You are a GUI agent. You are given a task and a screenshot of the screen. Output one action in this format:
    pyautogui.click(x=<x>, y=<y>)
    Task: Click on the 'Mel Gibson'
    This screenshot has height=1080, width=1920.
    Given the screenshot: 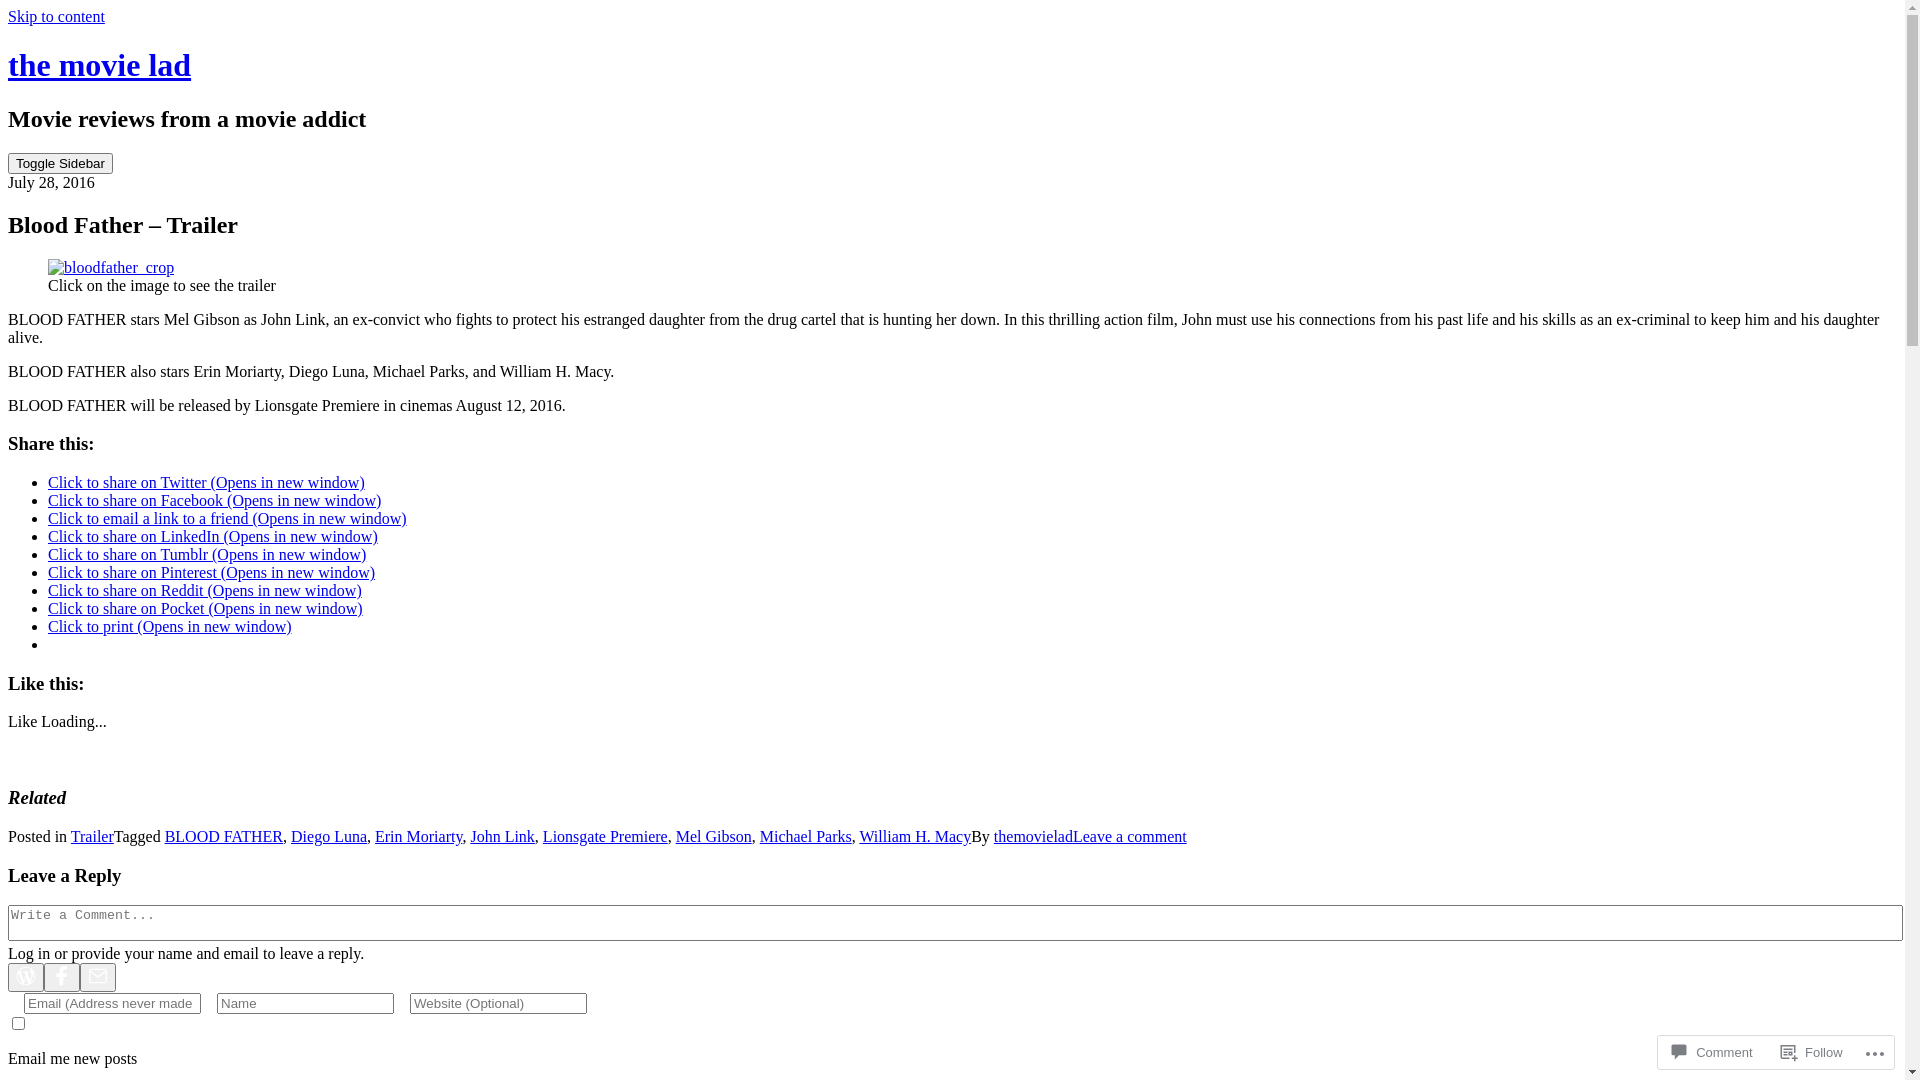 What is the action you would take?
    pyautogui.click(x=714, y=836)
    